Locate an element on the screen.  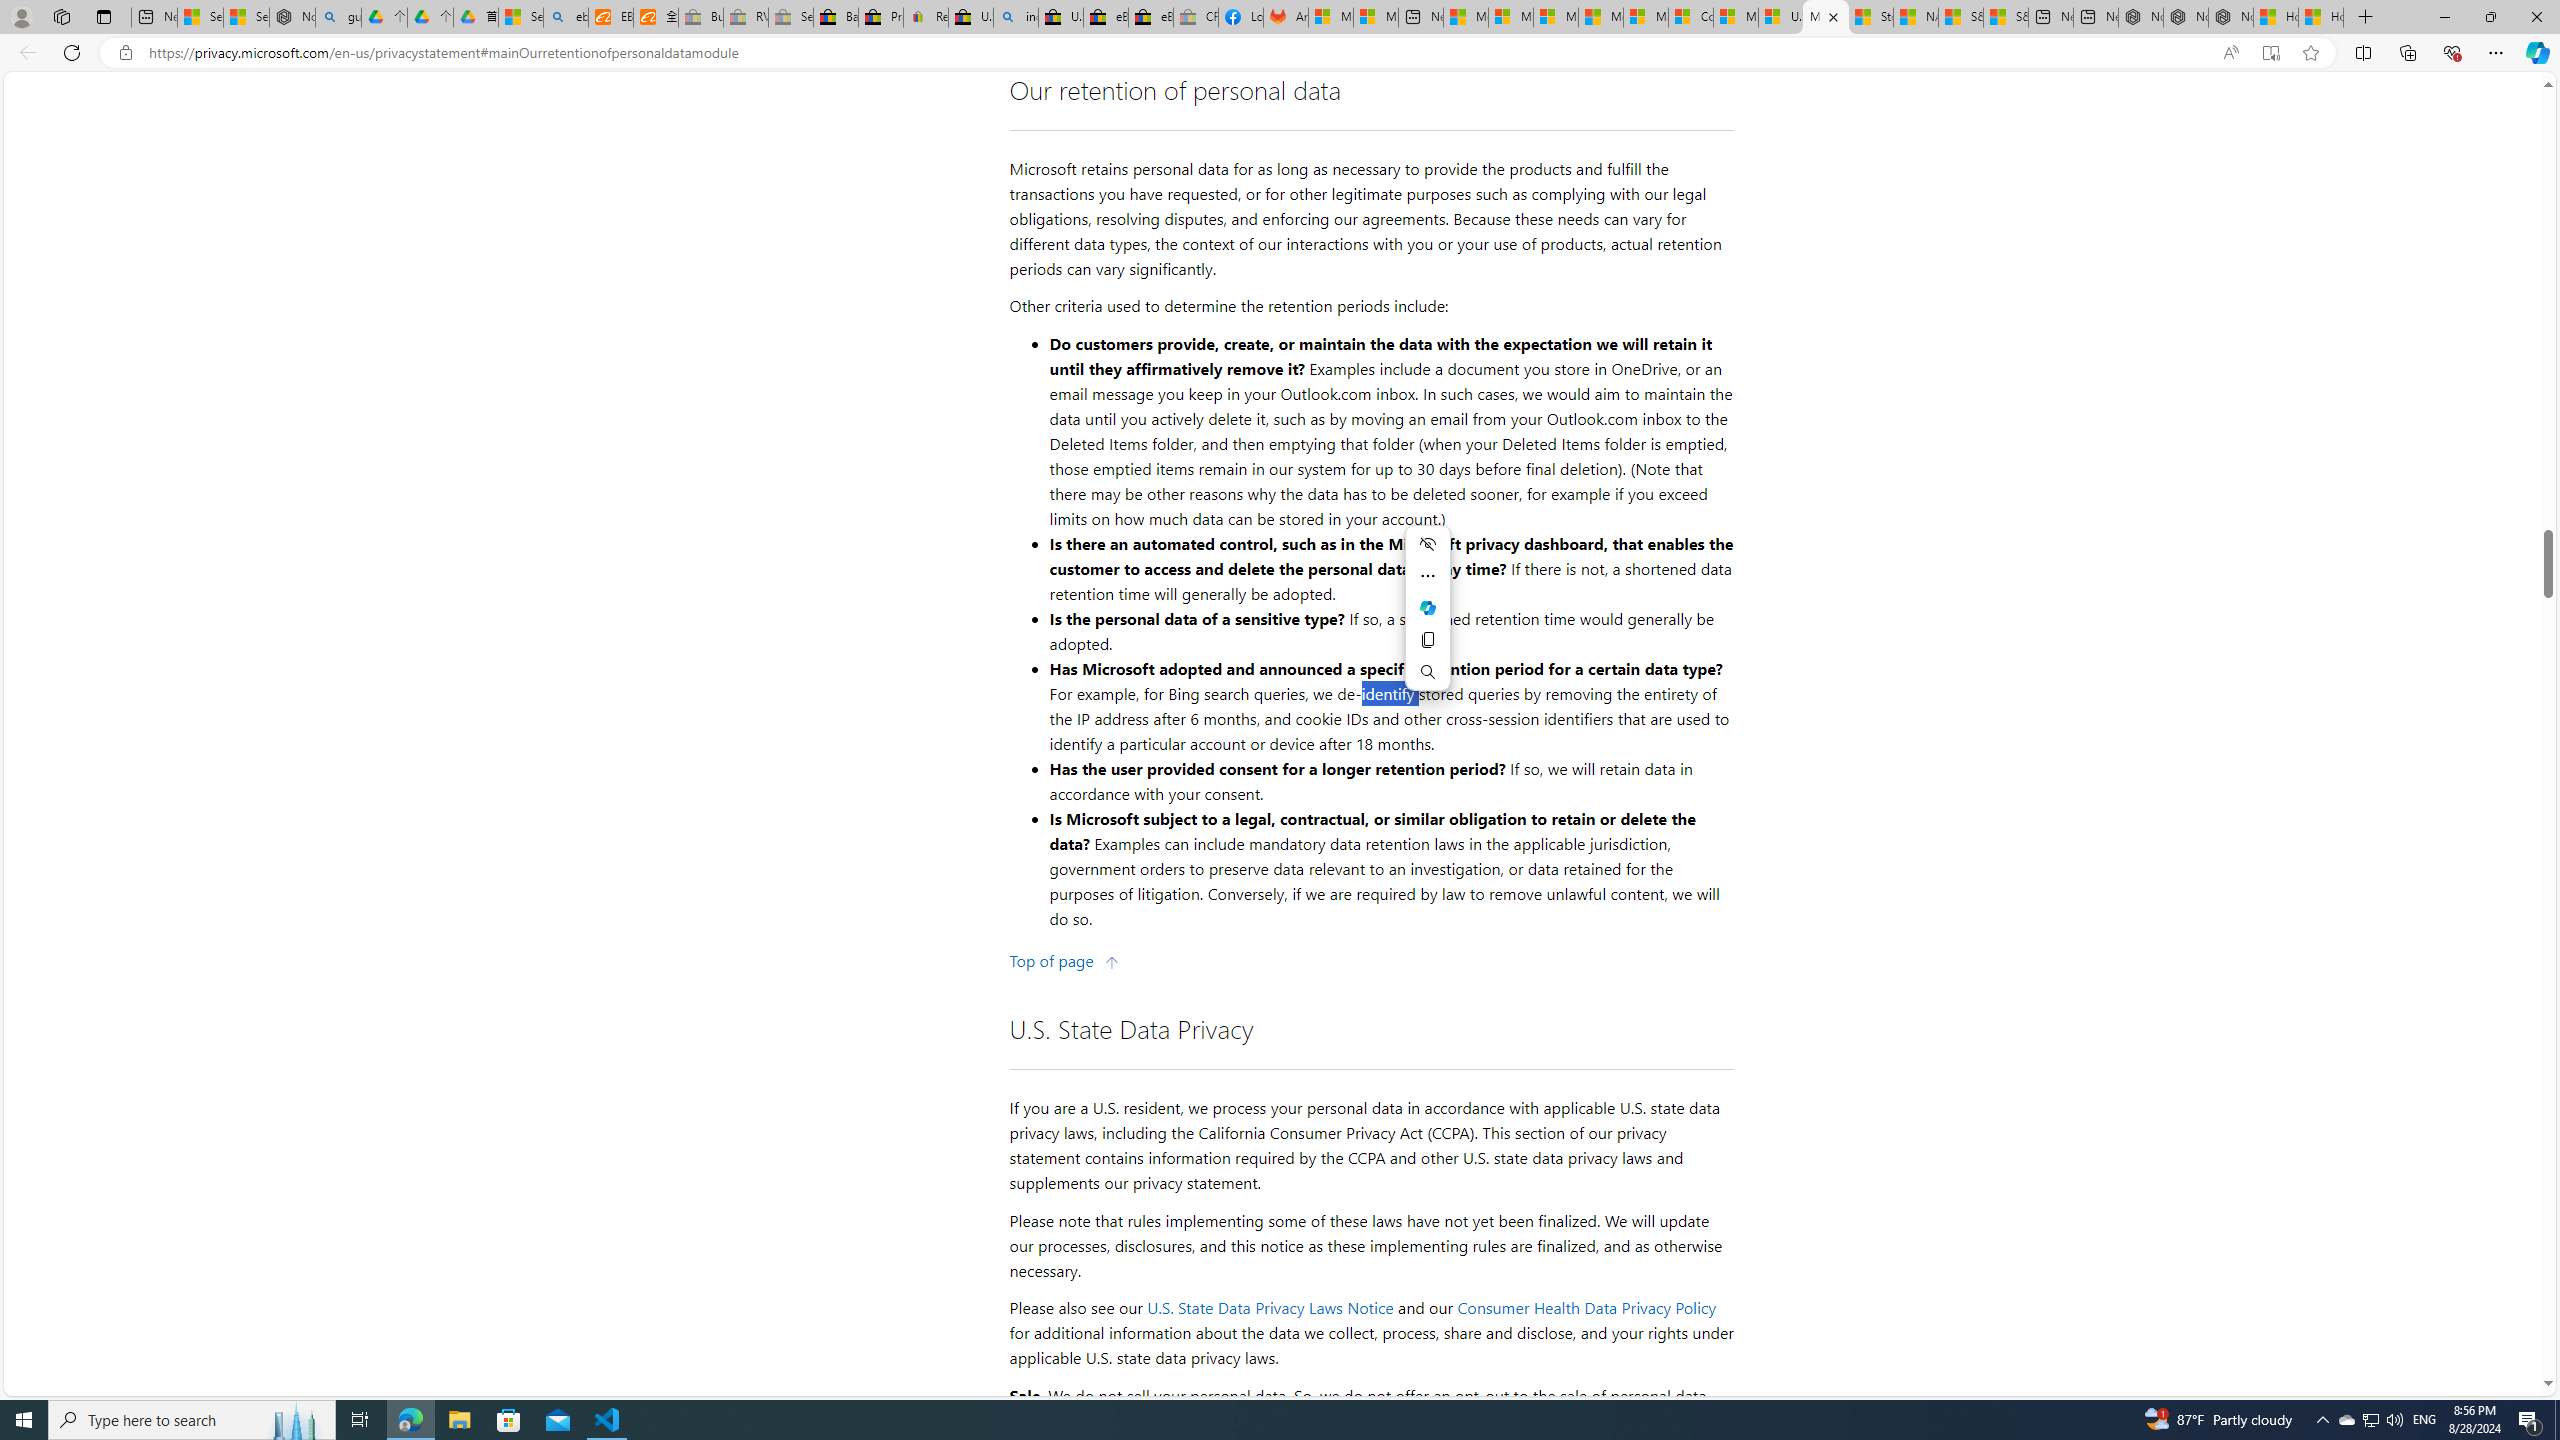
'Top of page' is located at coordinates (1063, 961).